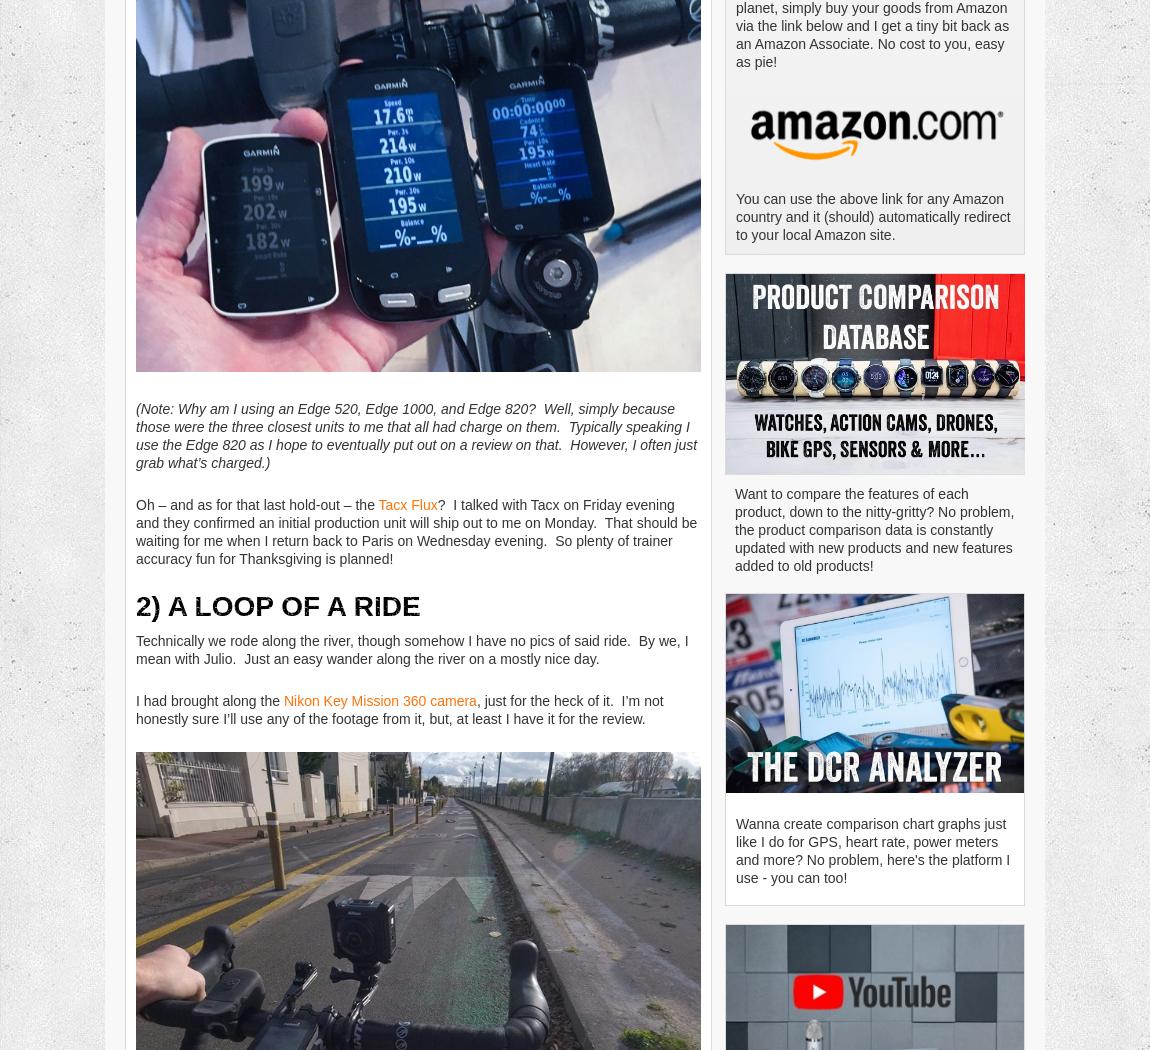 The height and width of the screenshot is (1050, 1150). What do you see at coordinates (874, 530) in the screenshot?
I see `'Want to compare the features of each product, down to the nitty-gritty? No problem, the product comparison data is constantly updated with new products and new features added to old products!'` at bounding box center [874, 530].